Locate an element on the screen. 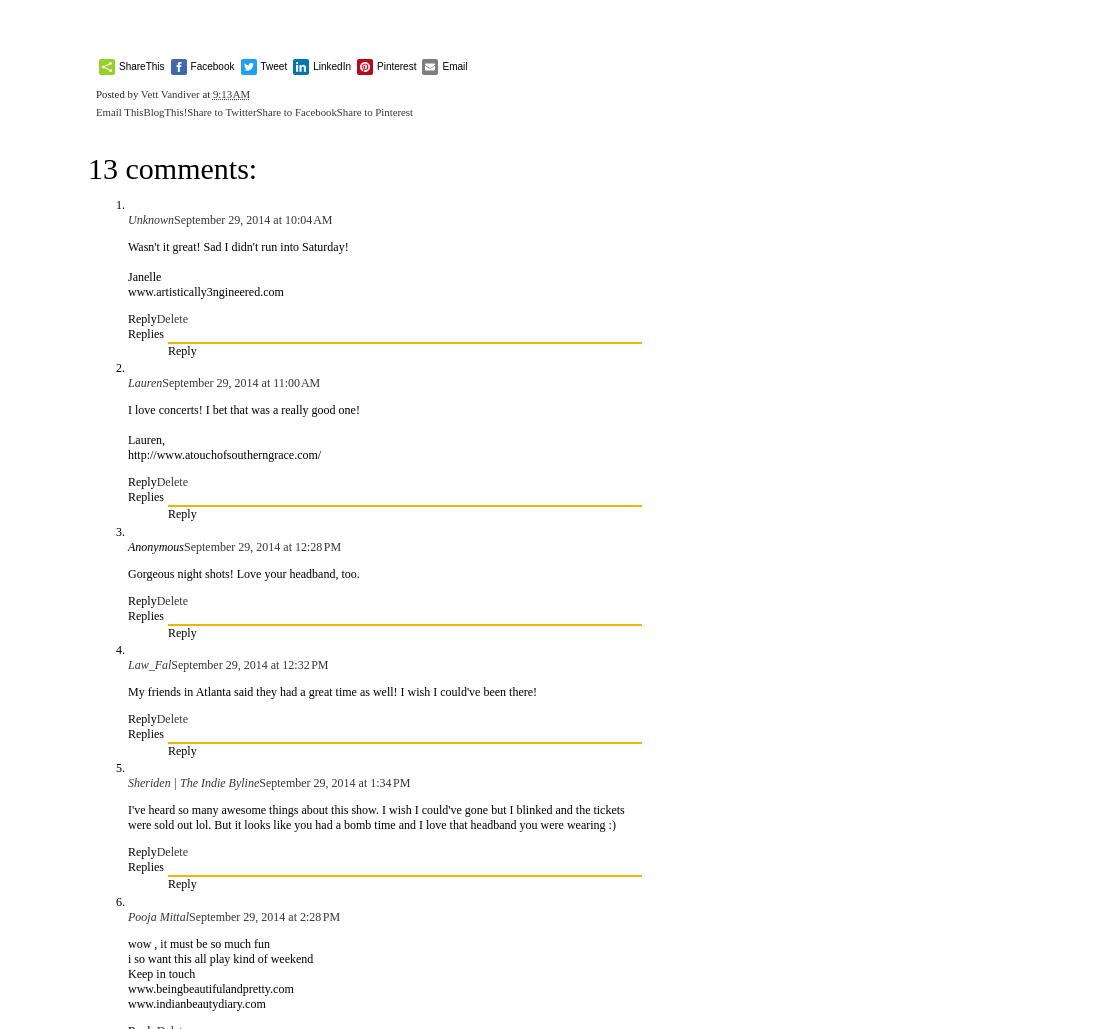 This screenshot has height=1029, width=1098. 'www.indianbeautydiary.com' is located at coordinates (195, 1001).